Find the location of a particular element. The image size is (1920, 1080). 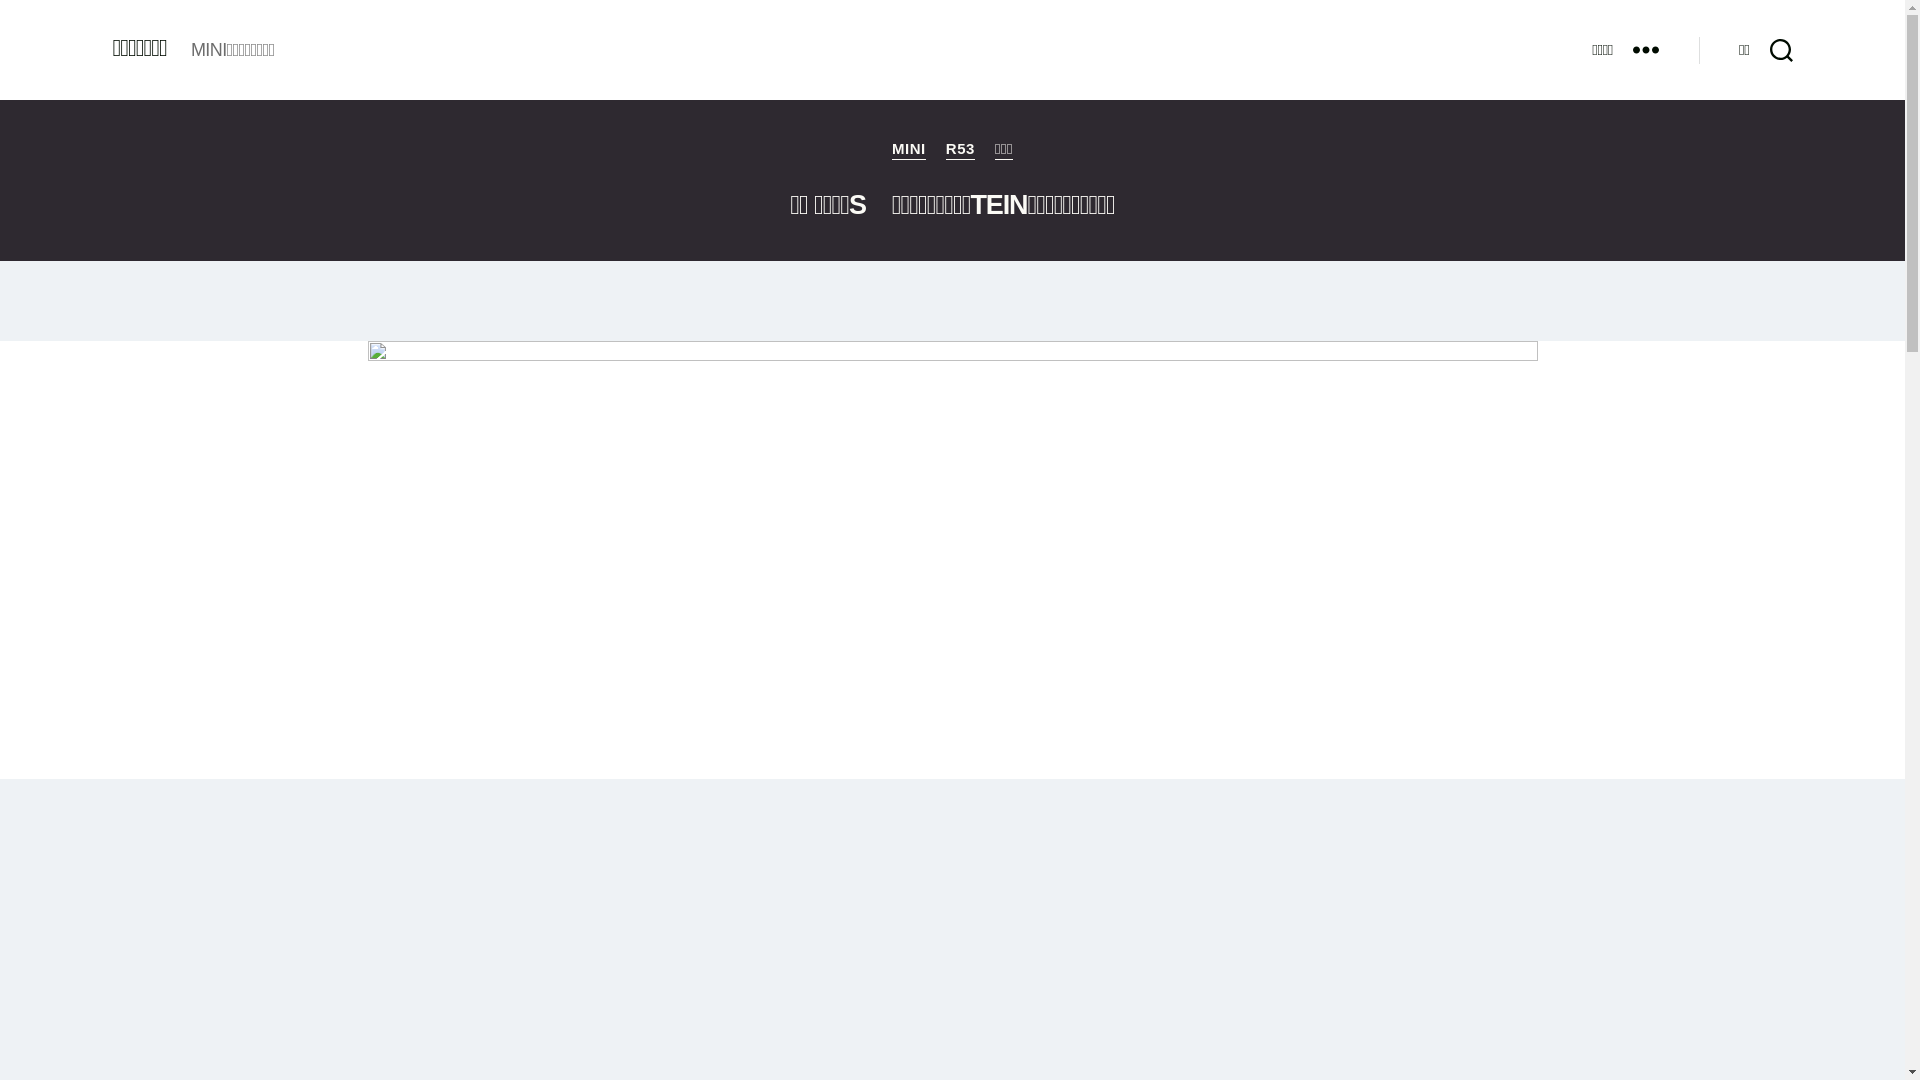

'R53' is located at coordinates (960, 149).